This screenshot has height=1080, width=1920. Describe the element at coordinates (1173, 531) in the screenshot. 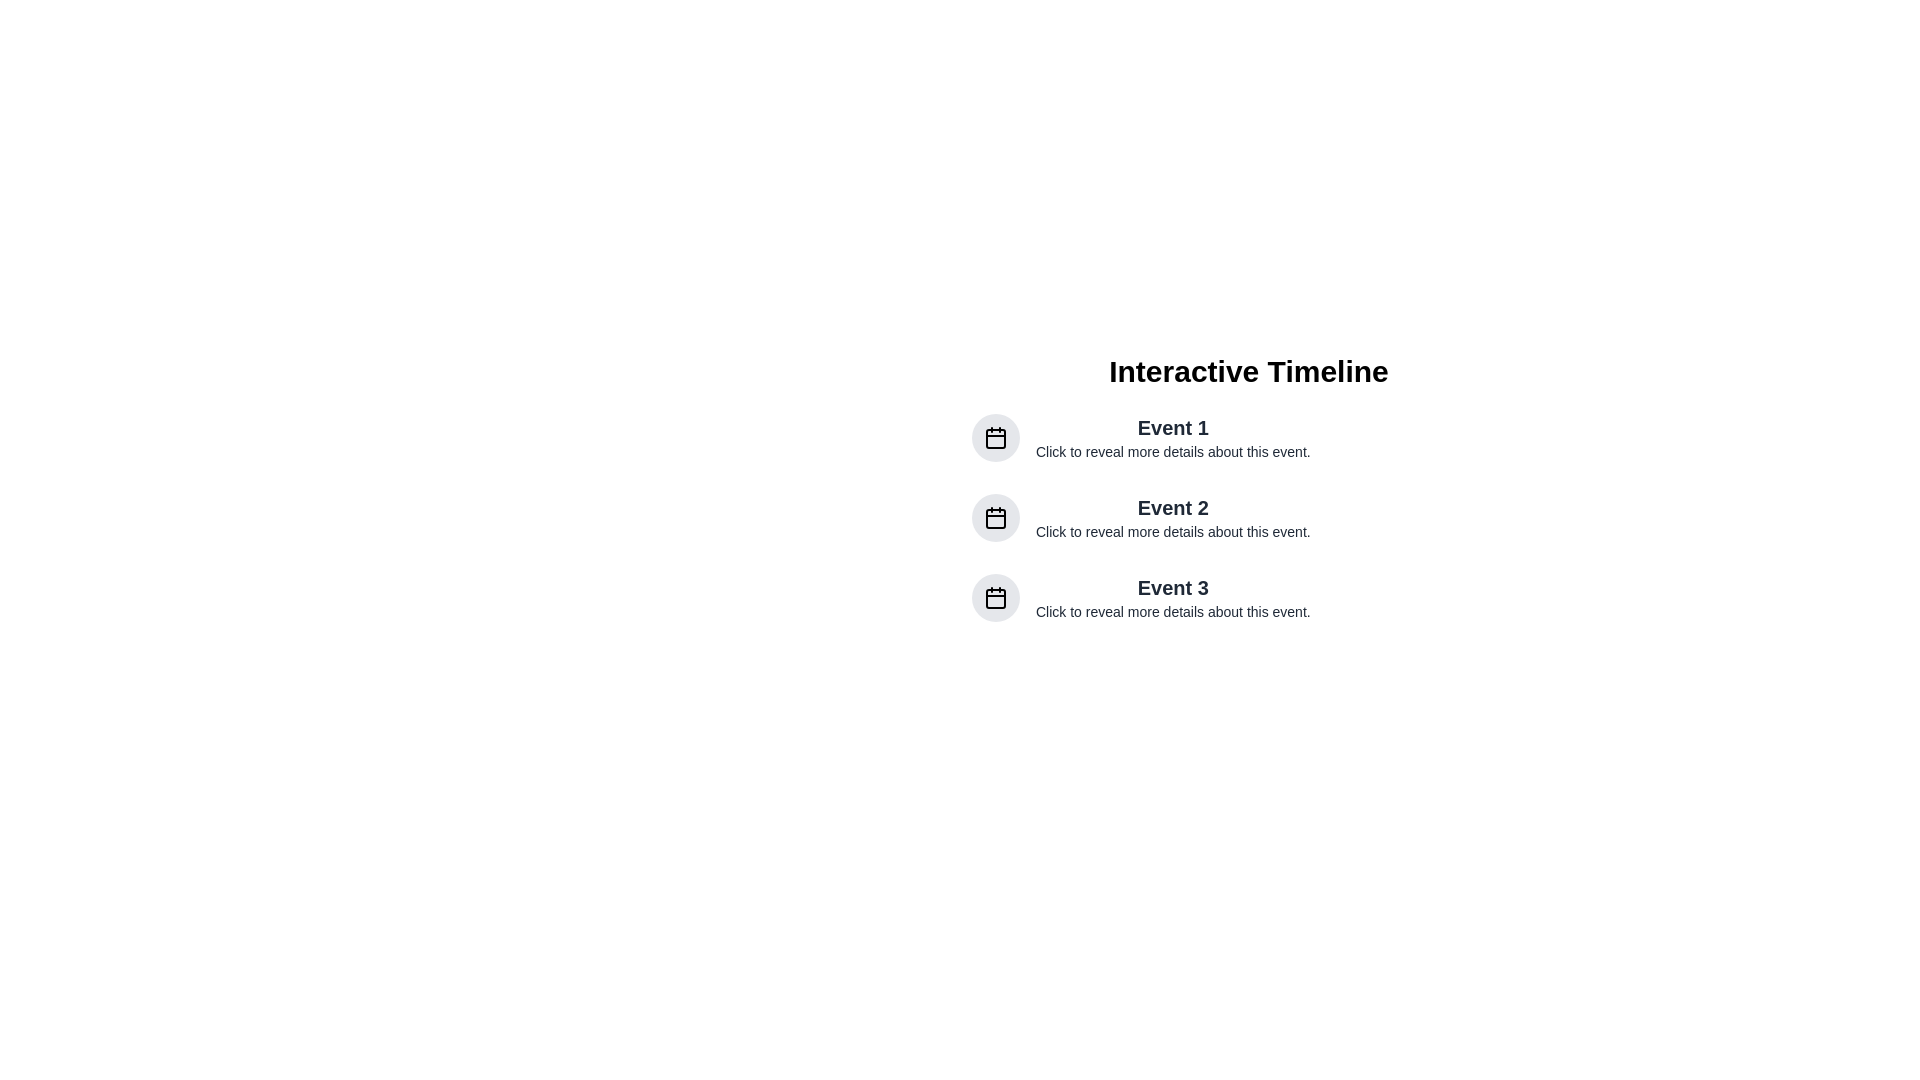

I see `text label that says 'Click to reveal more details about this event.' located below 'Event 2' in the event list` at that location.